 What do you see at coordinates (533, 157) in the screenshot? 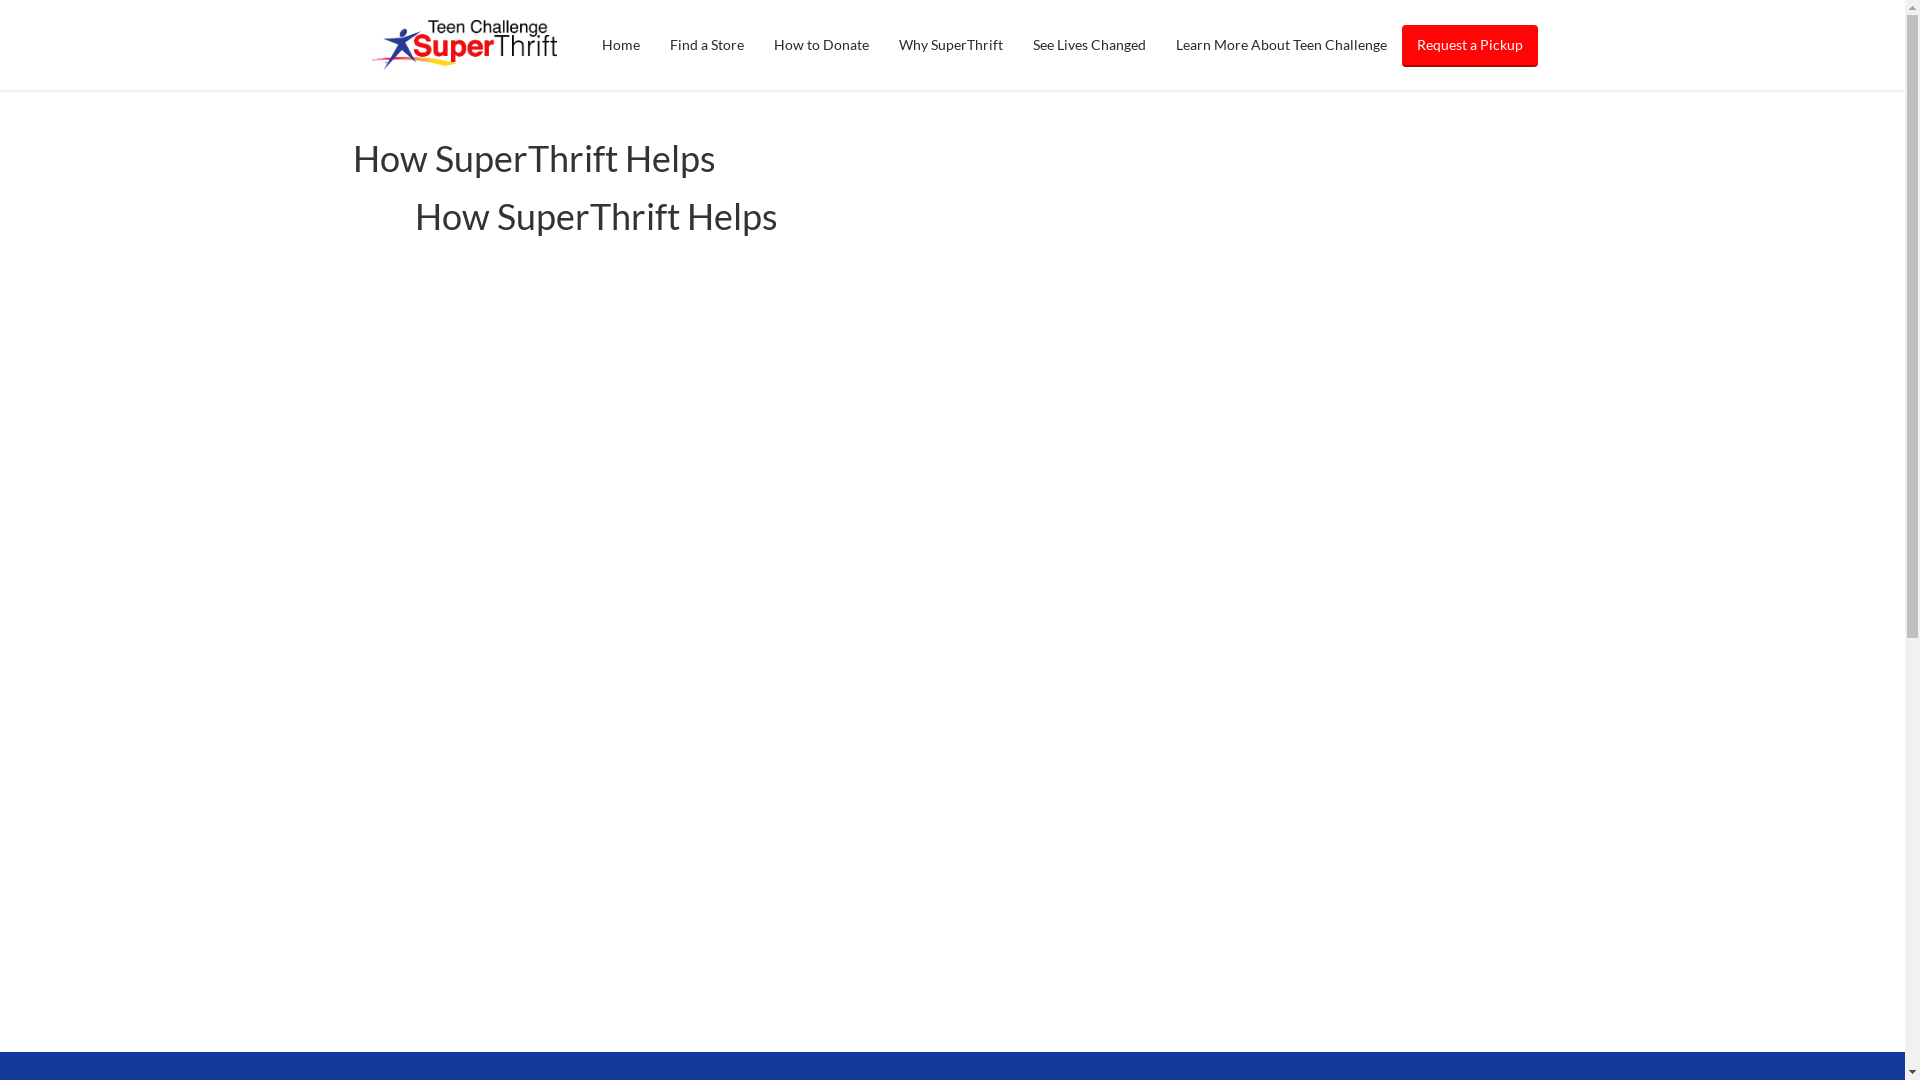
I see `'How SuperThrift Helps'` at bounding box center [533, 157].